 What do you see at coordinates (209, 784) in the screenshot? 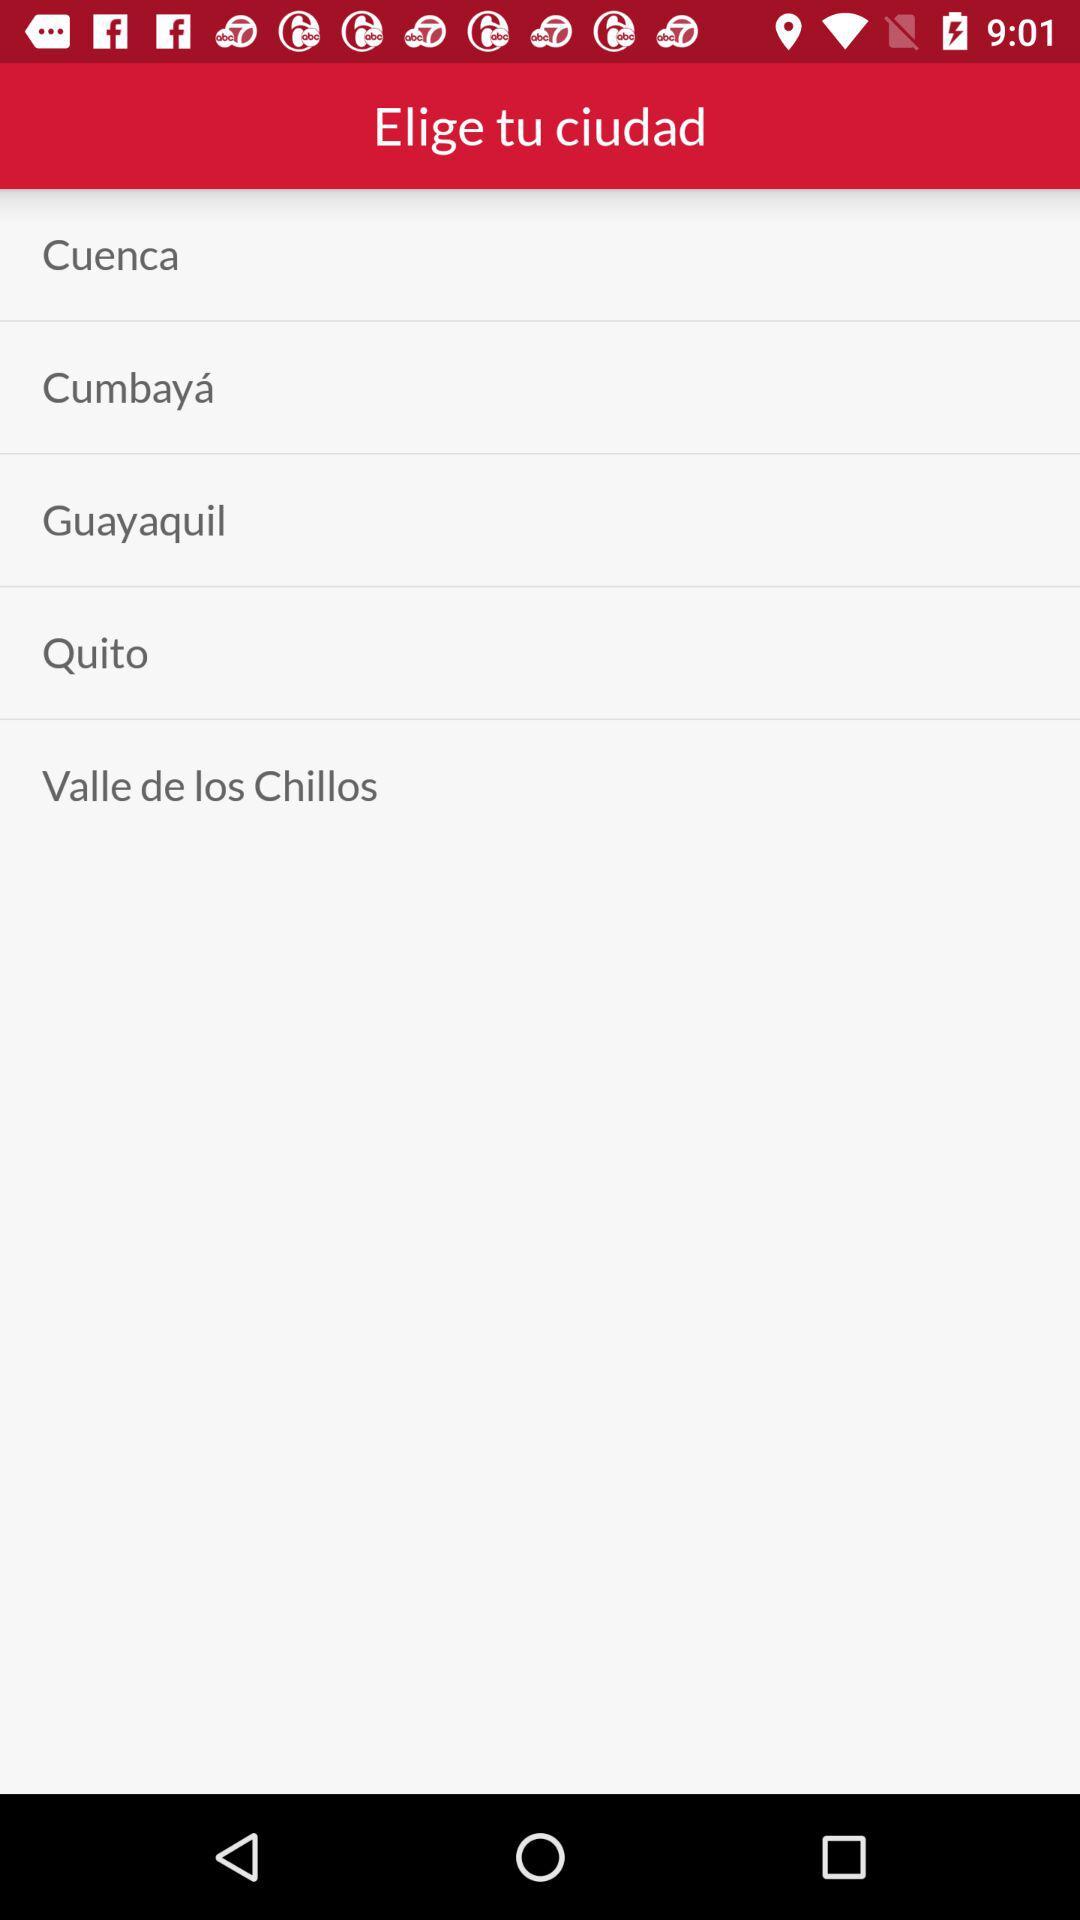
I see `icon below the quito` at bounding box center [209, 784].